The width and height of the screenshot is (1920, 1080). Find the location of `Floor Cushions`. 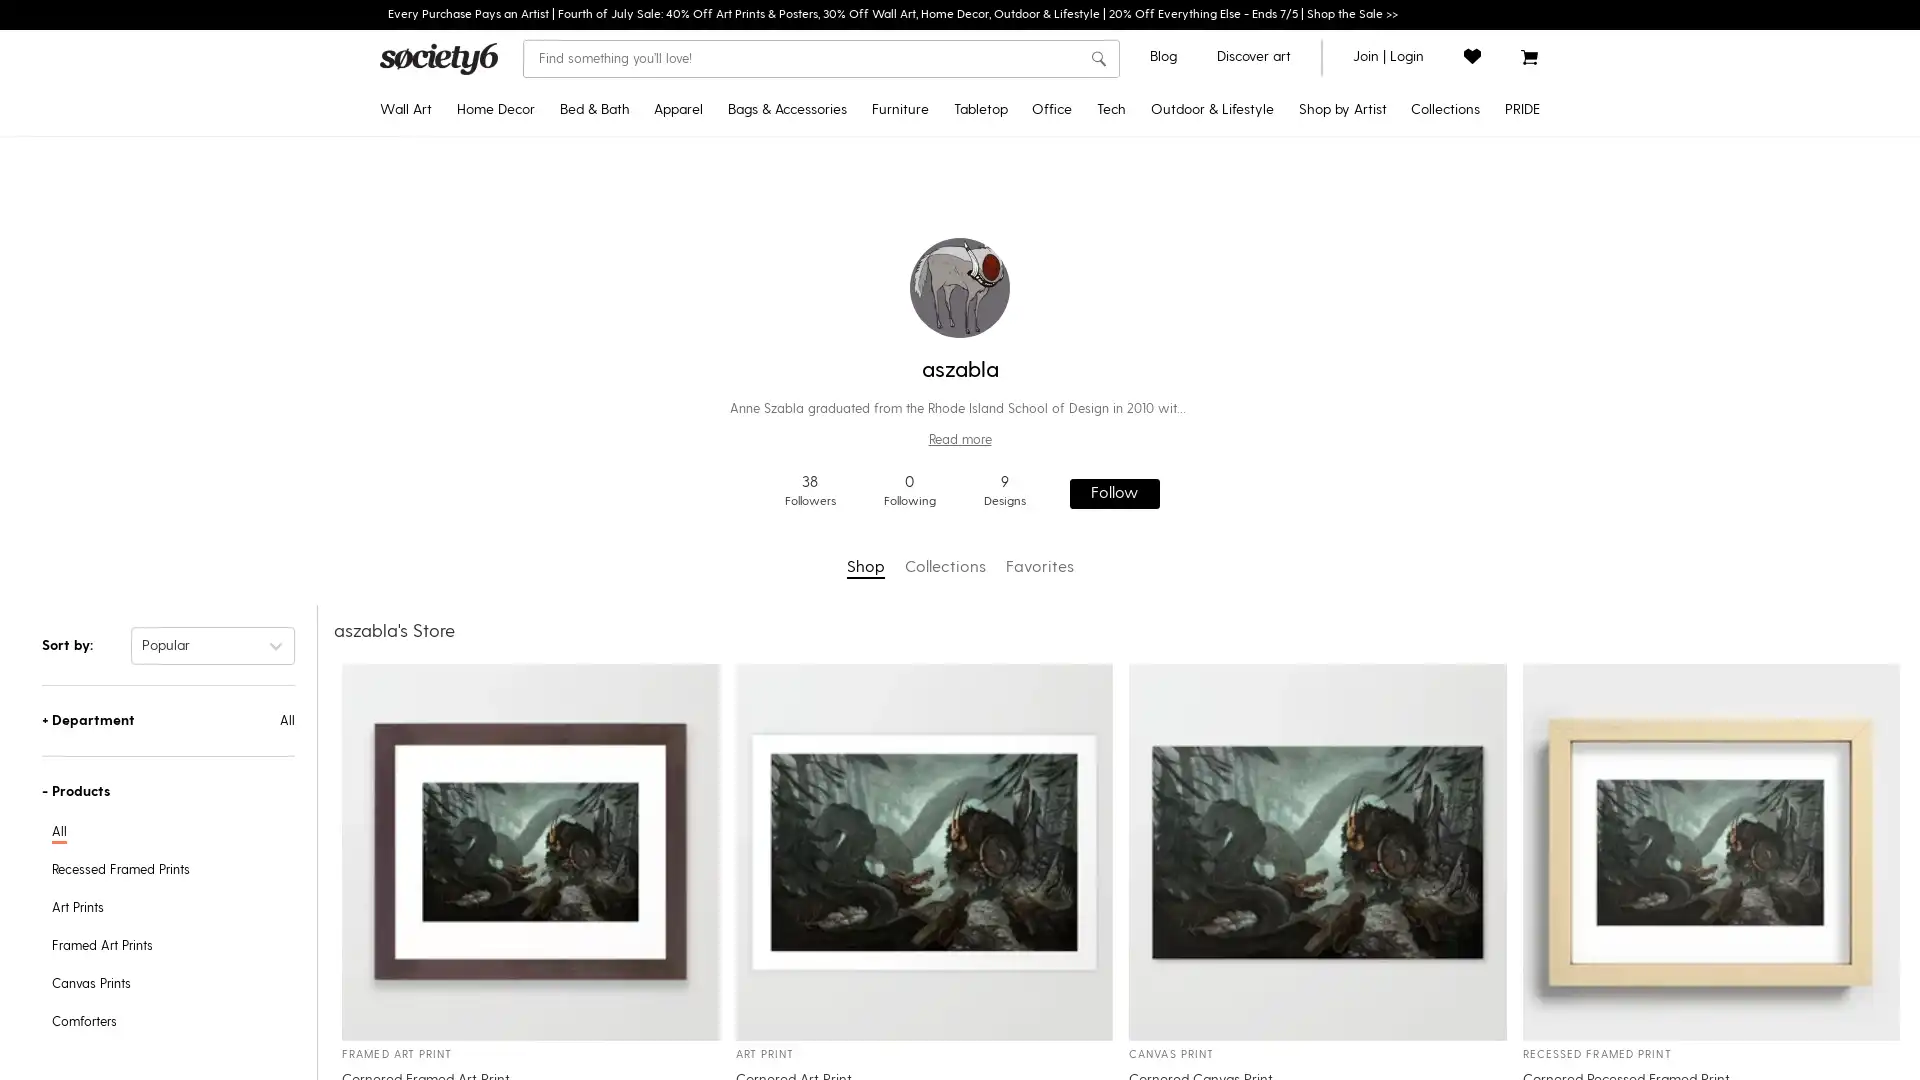

Floor Cushions is located at coordinates (1238, 579).